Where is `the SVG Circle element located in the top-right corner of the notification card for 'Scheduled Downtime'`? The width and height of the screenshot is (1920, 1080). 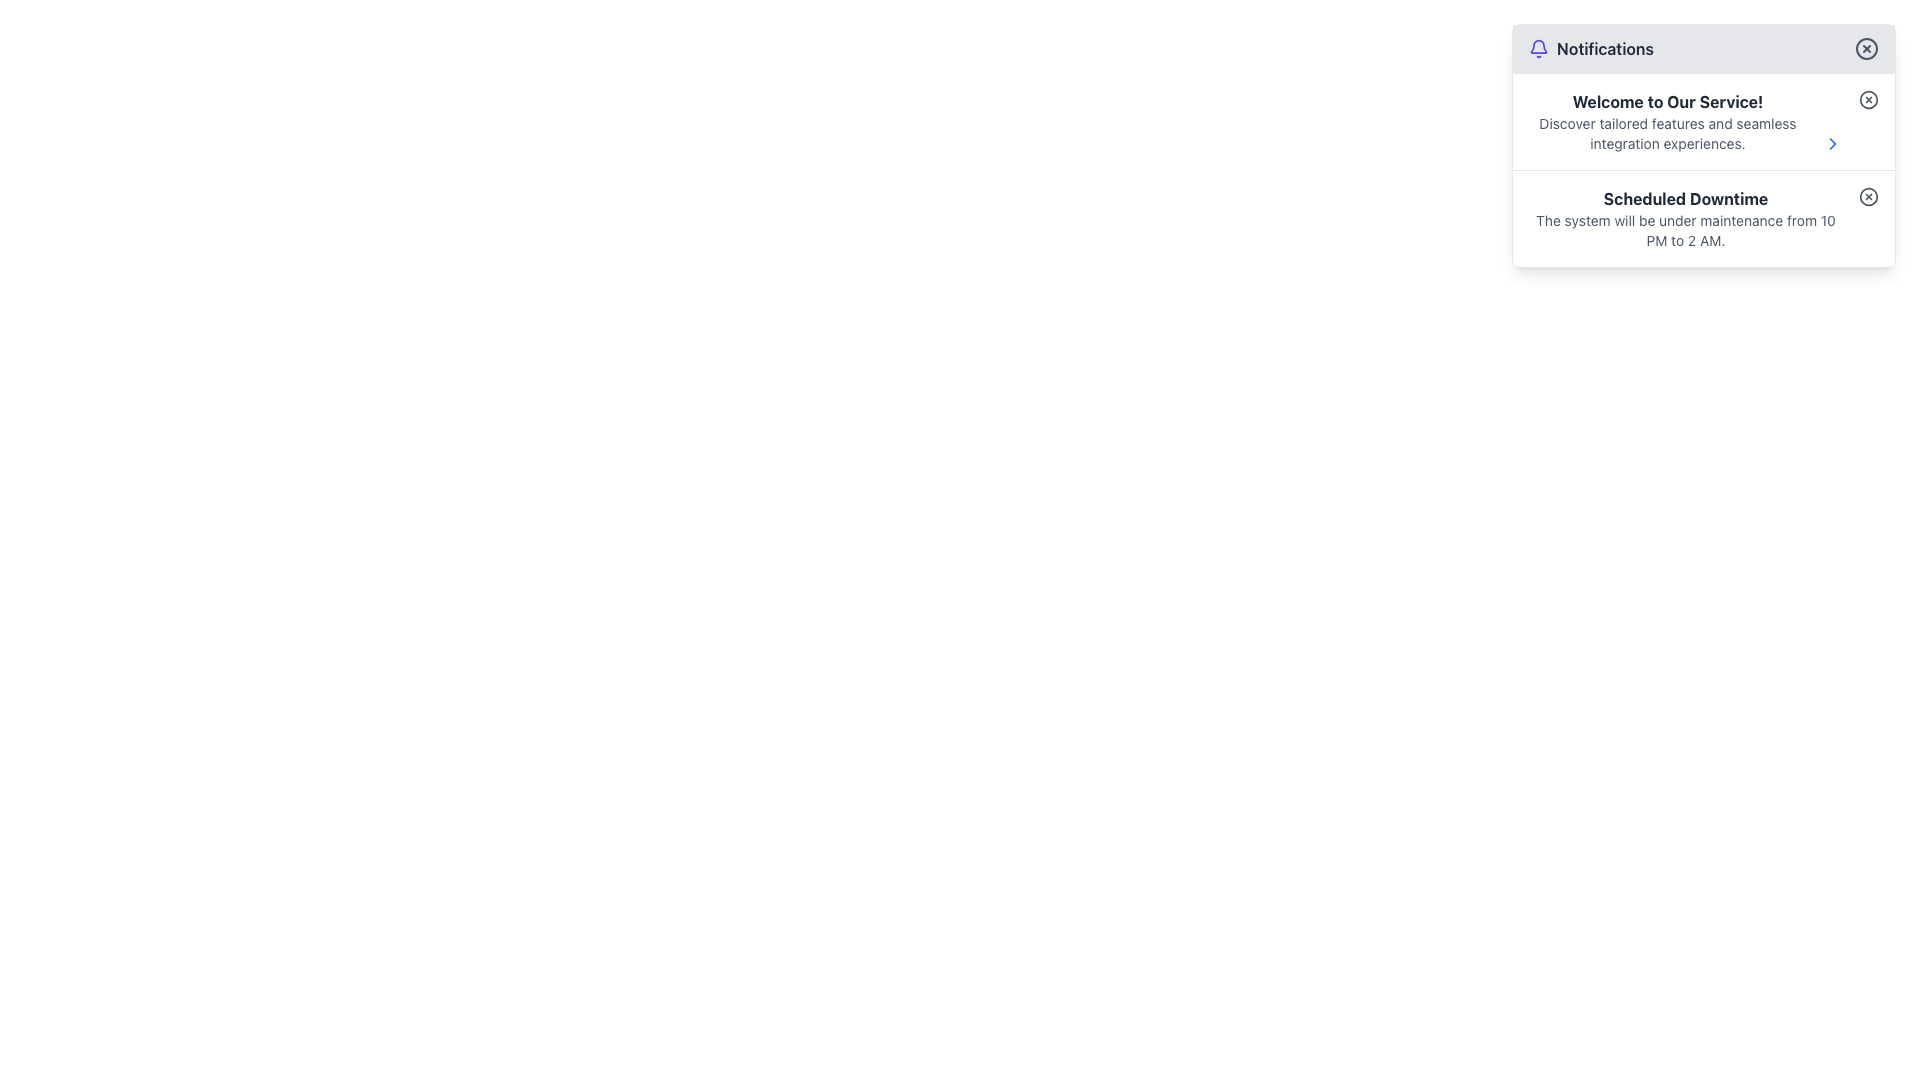
the SVG Circle element located in the top-right corner of the notification card for 'Scheduled Downtime' is located at coordinates (1867, 196).